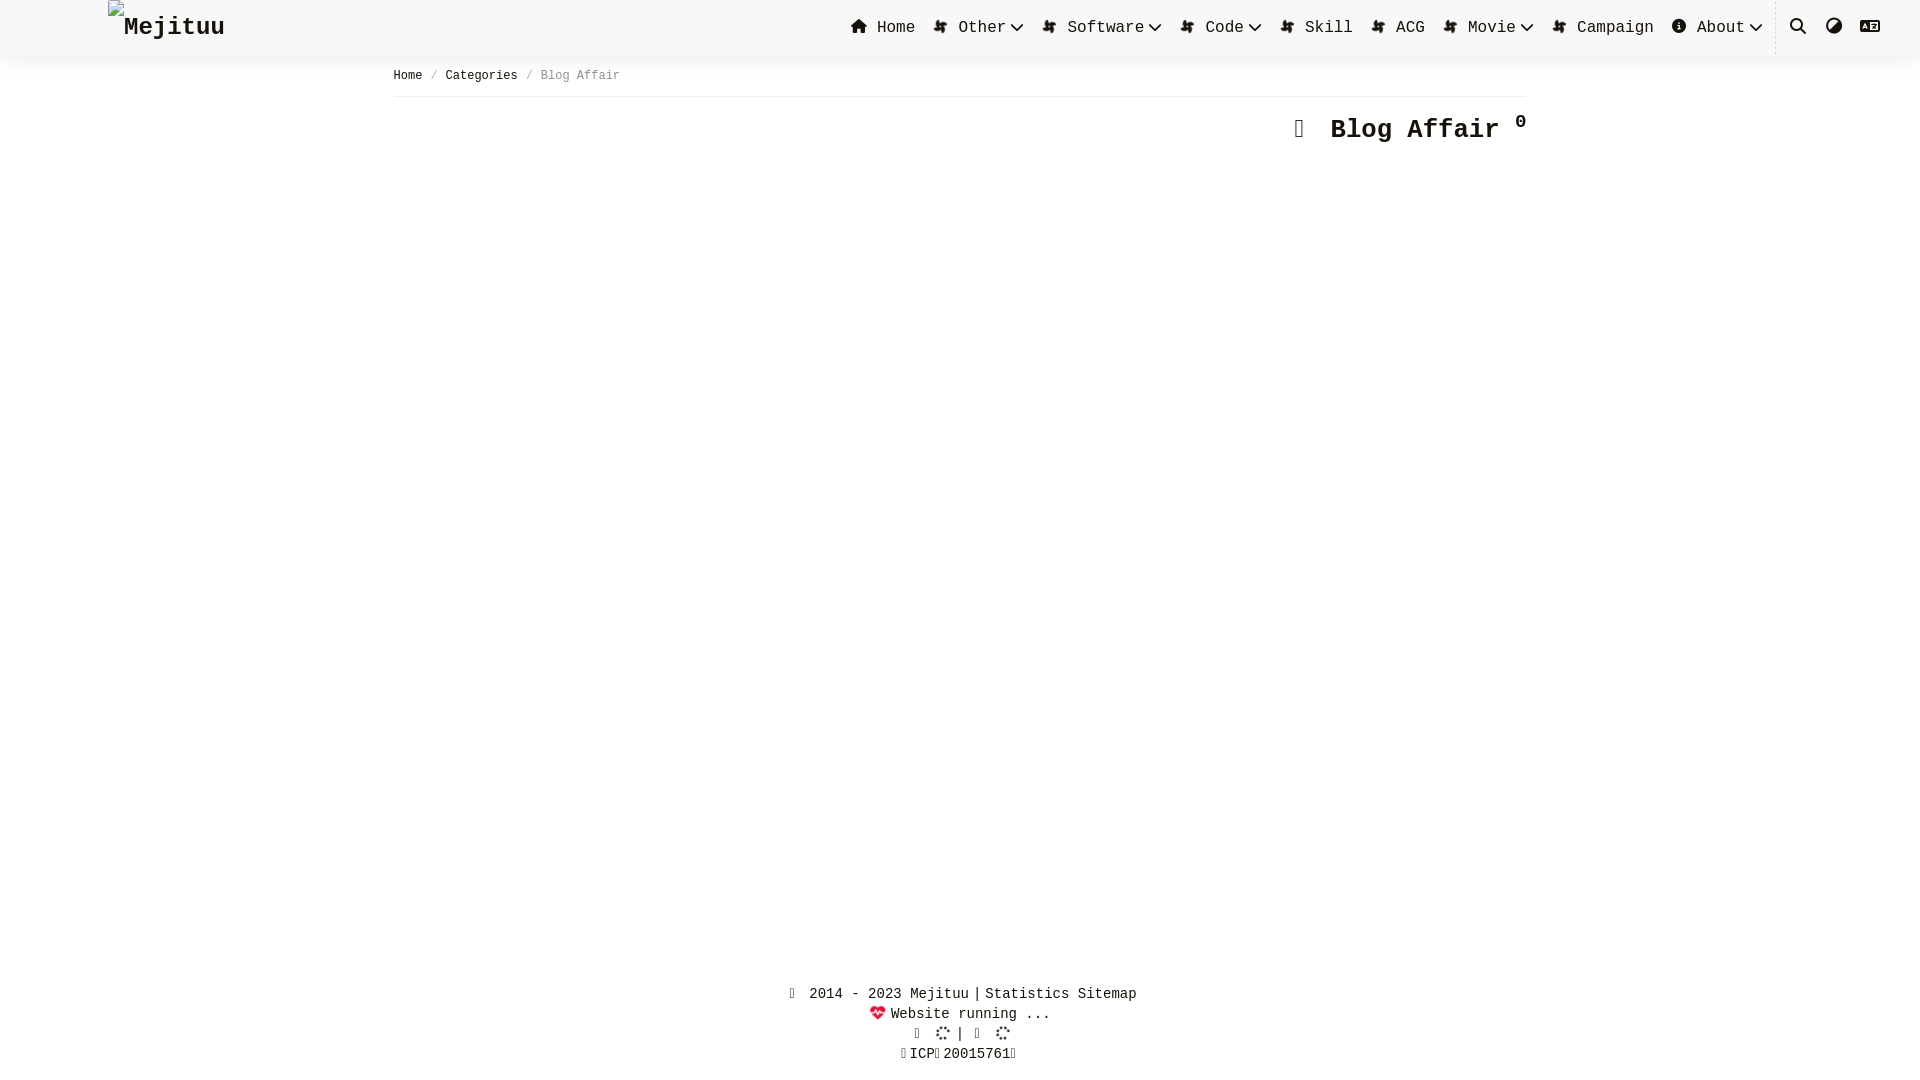 The height and width of the screenshot is (1080, 1920). Describe the element at coordinates (882, 27) in the screenshot. I see `'Home'` at that location.